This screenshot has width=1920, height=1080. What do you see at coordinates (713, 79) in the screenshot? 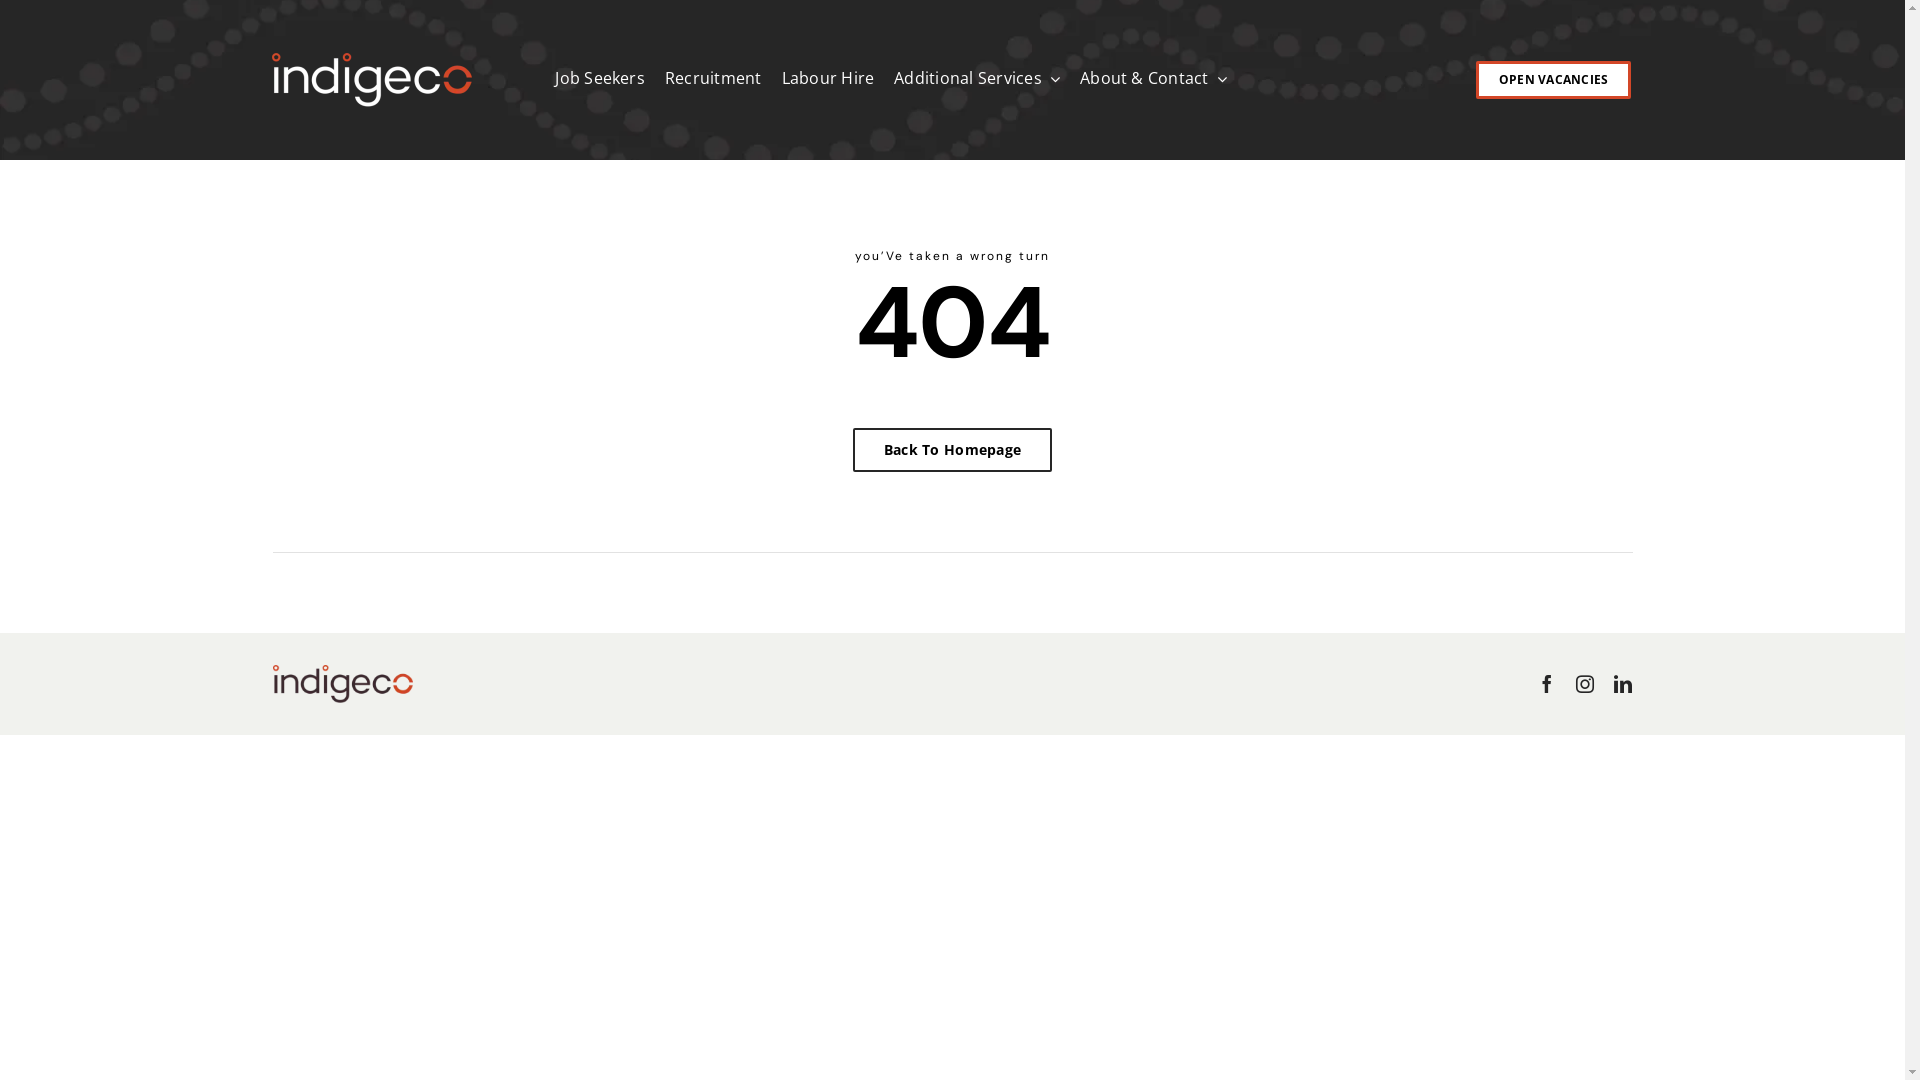
I see `'Recruitment'` at bounding box center [713, 79].